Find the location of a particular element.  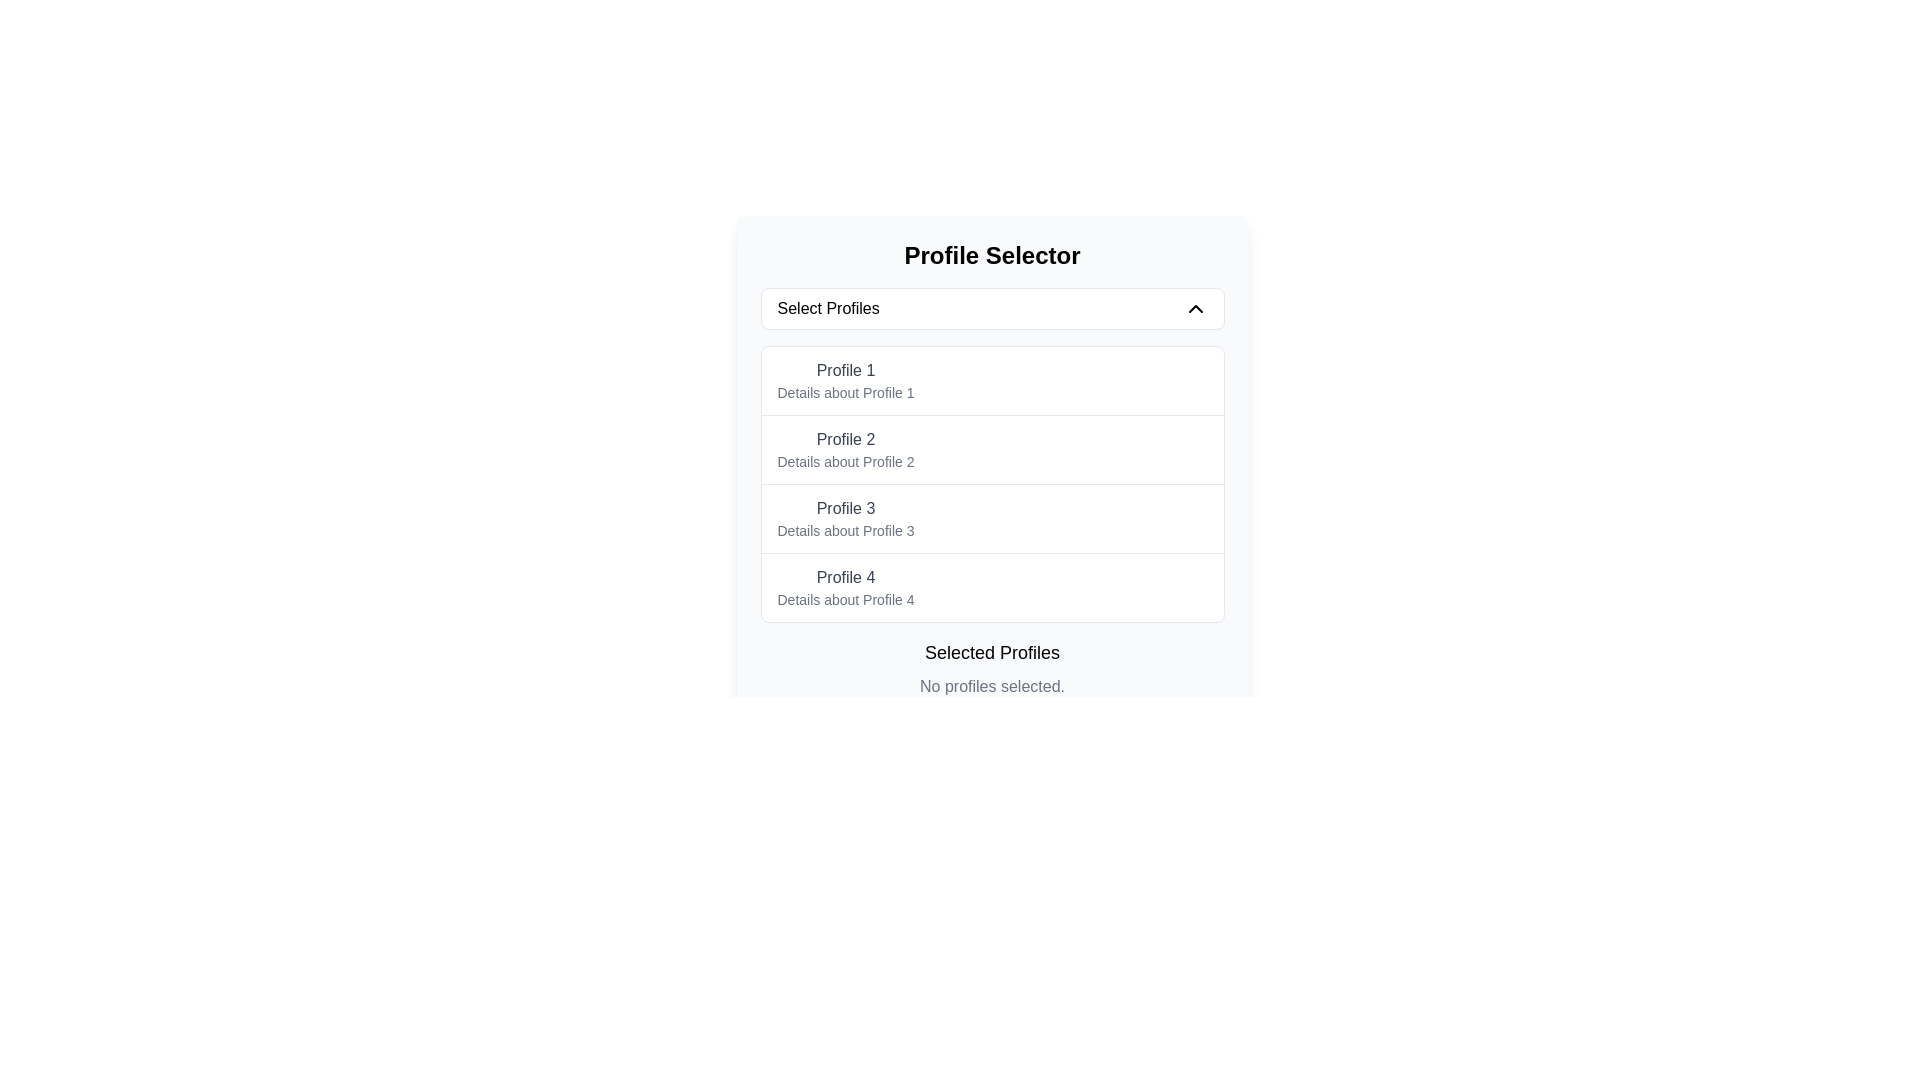

to select the third profile option in the profile selector interface, which displays the name of the profile and additional details is located at coordinates (845, 518).